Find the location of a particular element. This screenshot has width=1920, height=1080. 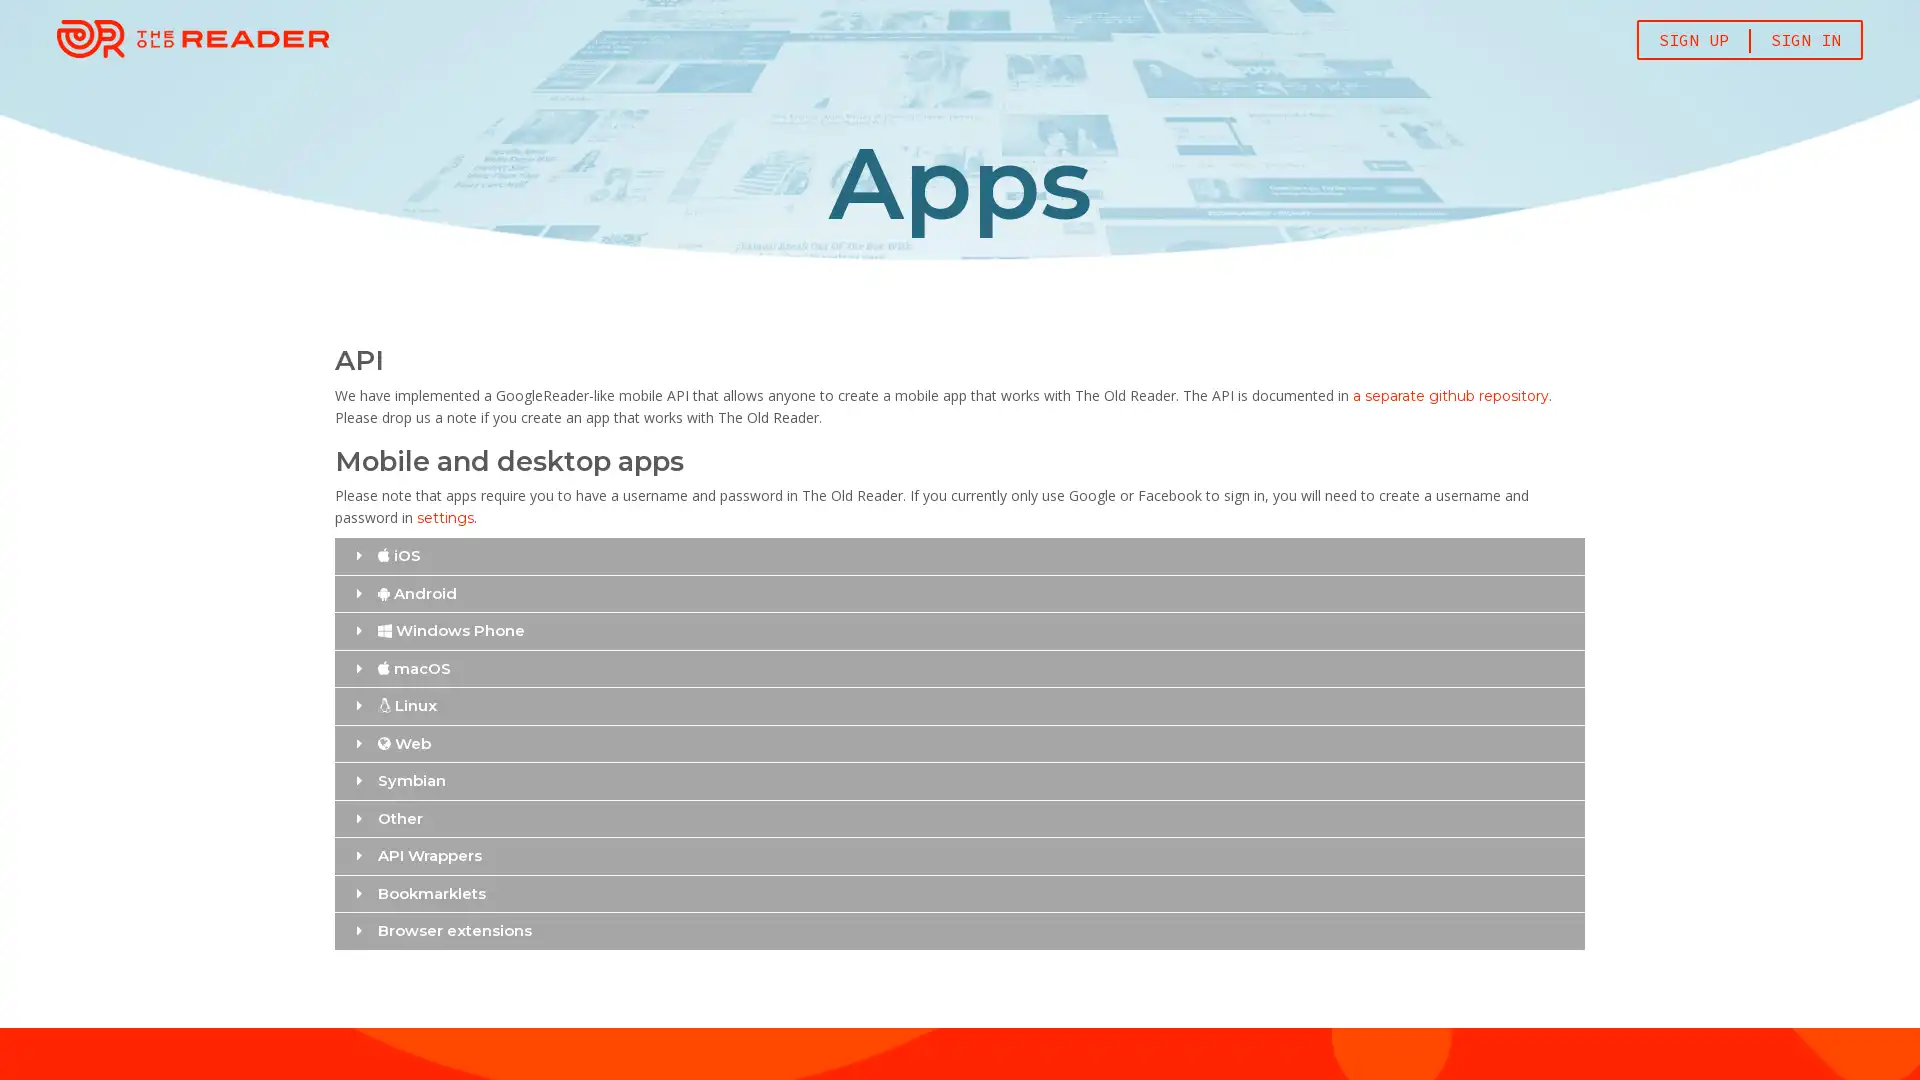

Linux is located at coordinates (958, 704).